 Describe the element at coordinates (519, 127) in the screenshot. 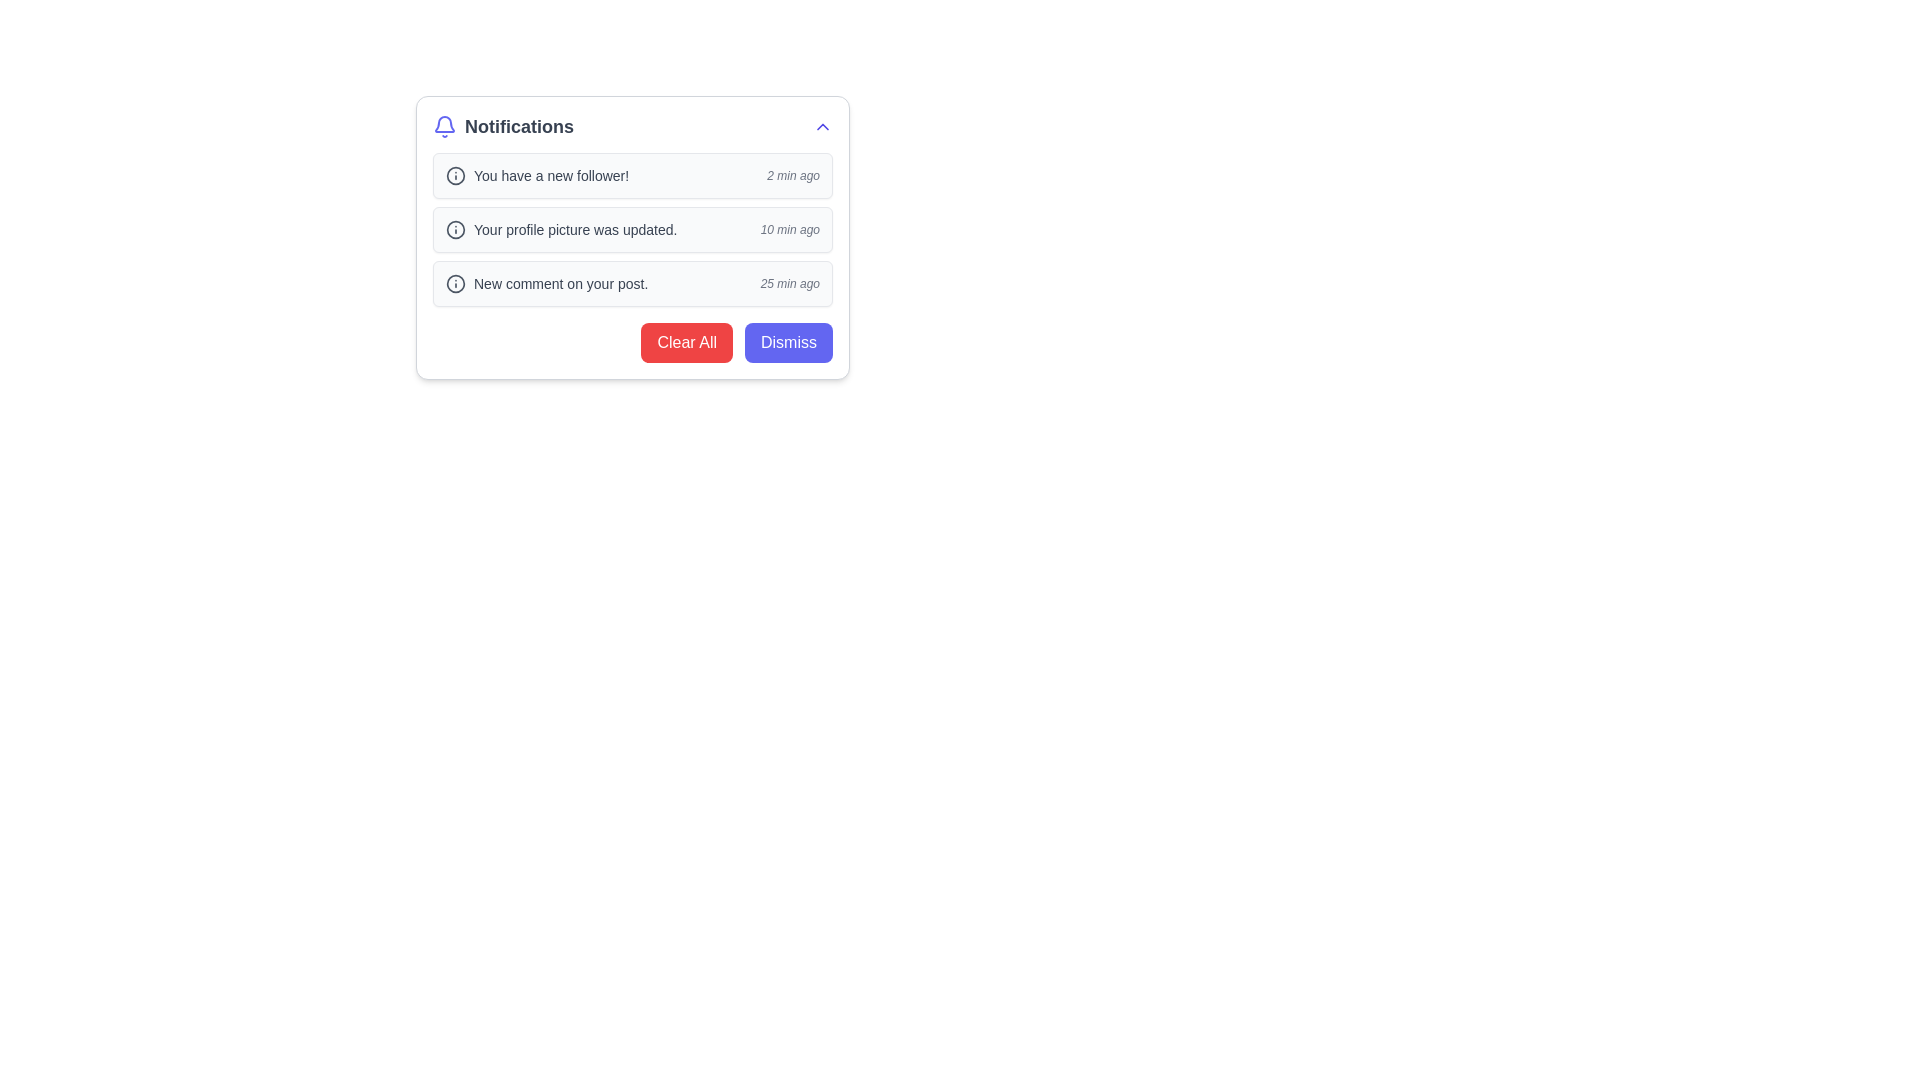

I see `the 'Notifications' text label which is styled in bold, larger font, and dark gray color, positioned to the right of the notification bell icon in the notification dropdown panel` at that location.